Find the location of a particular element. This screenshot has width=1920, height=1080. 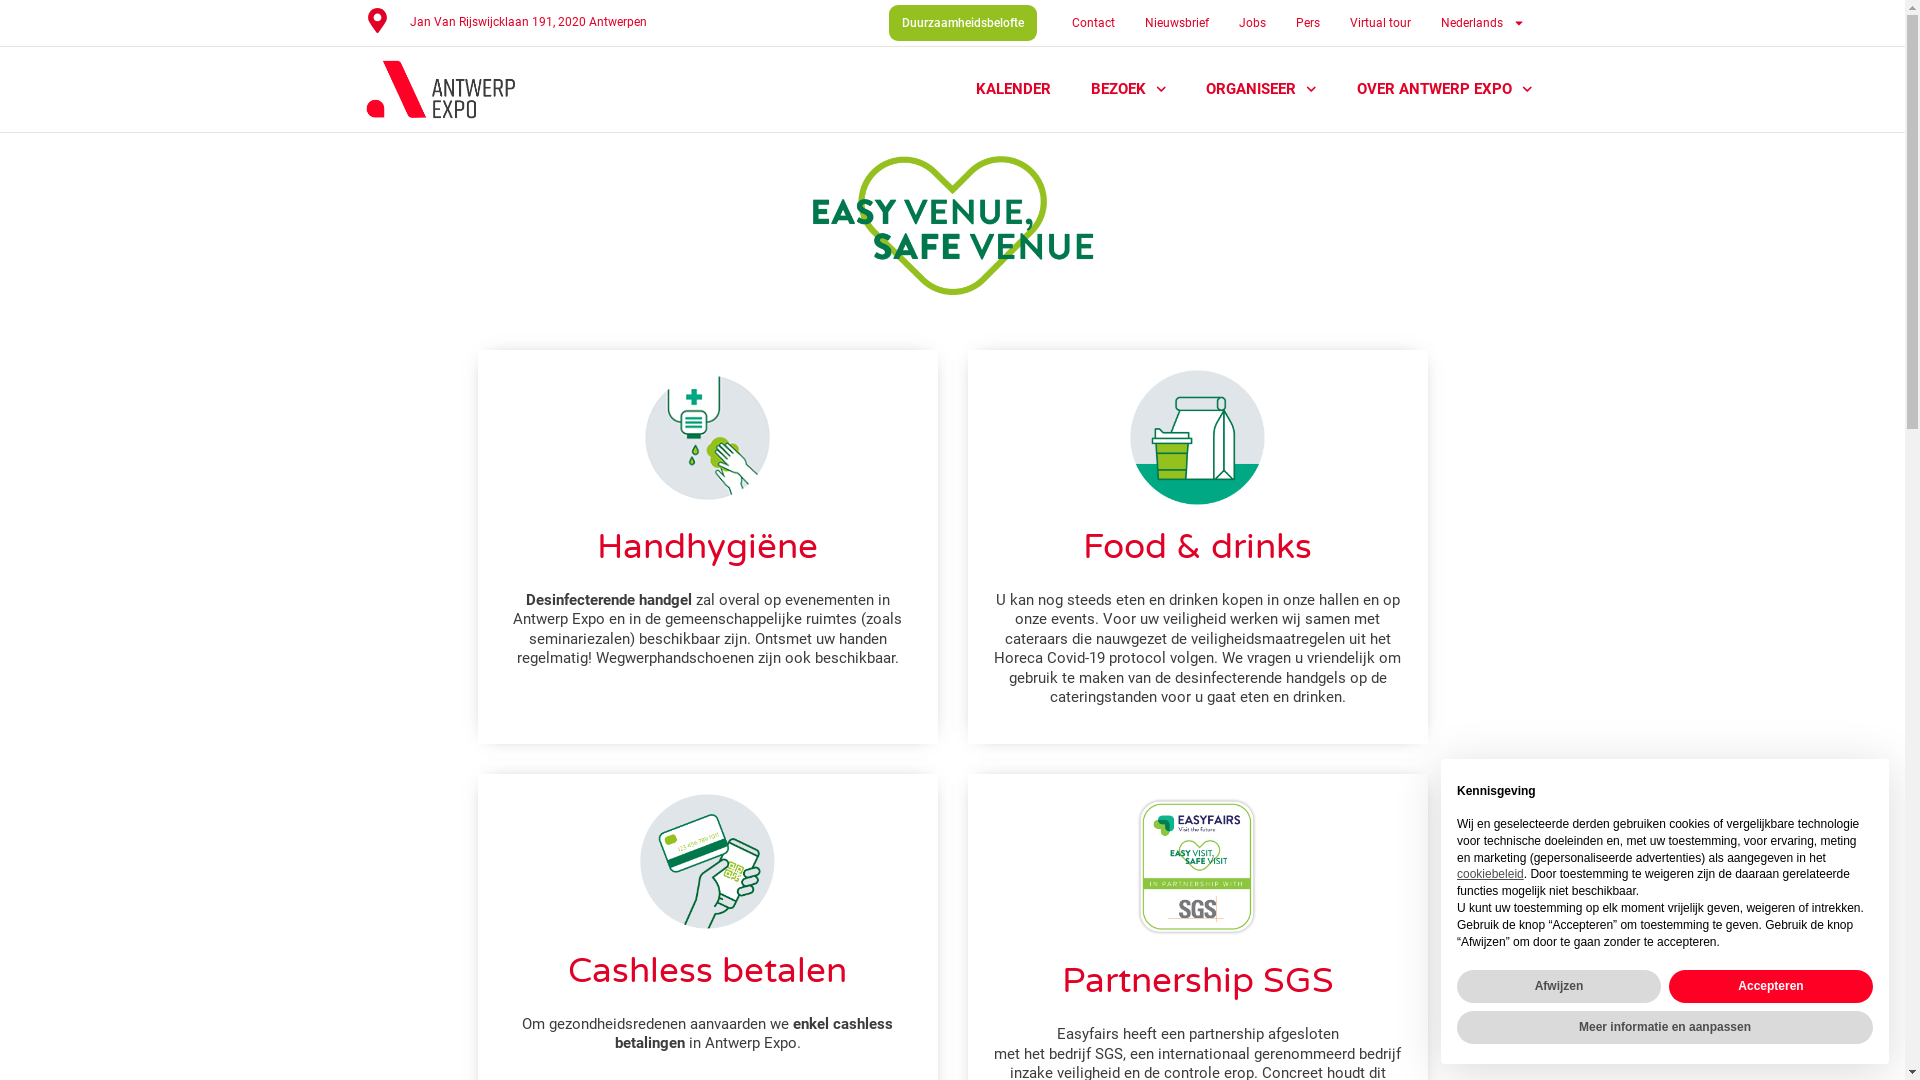

'Afwijzen' is located at coordinates (1558, 985).